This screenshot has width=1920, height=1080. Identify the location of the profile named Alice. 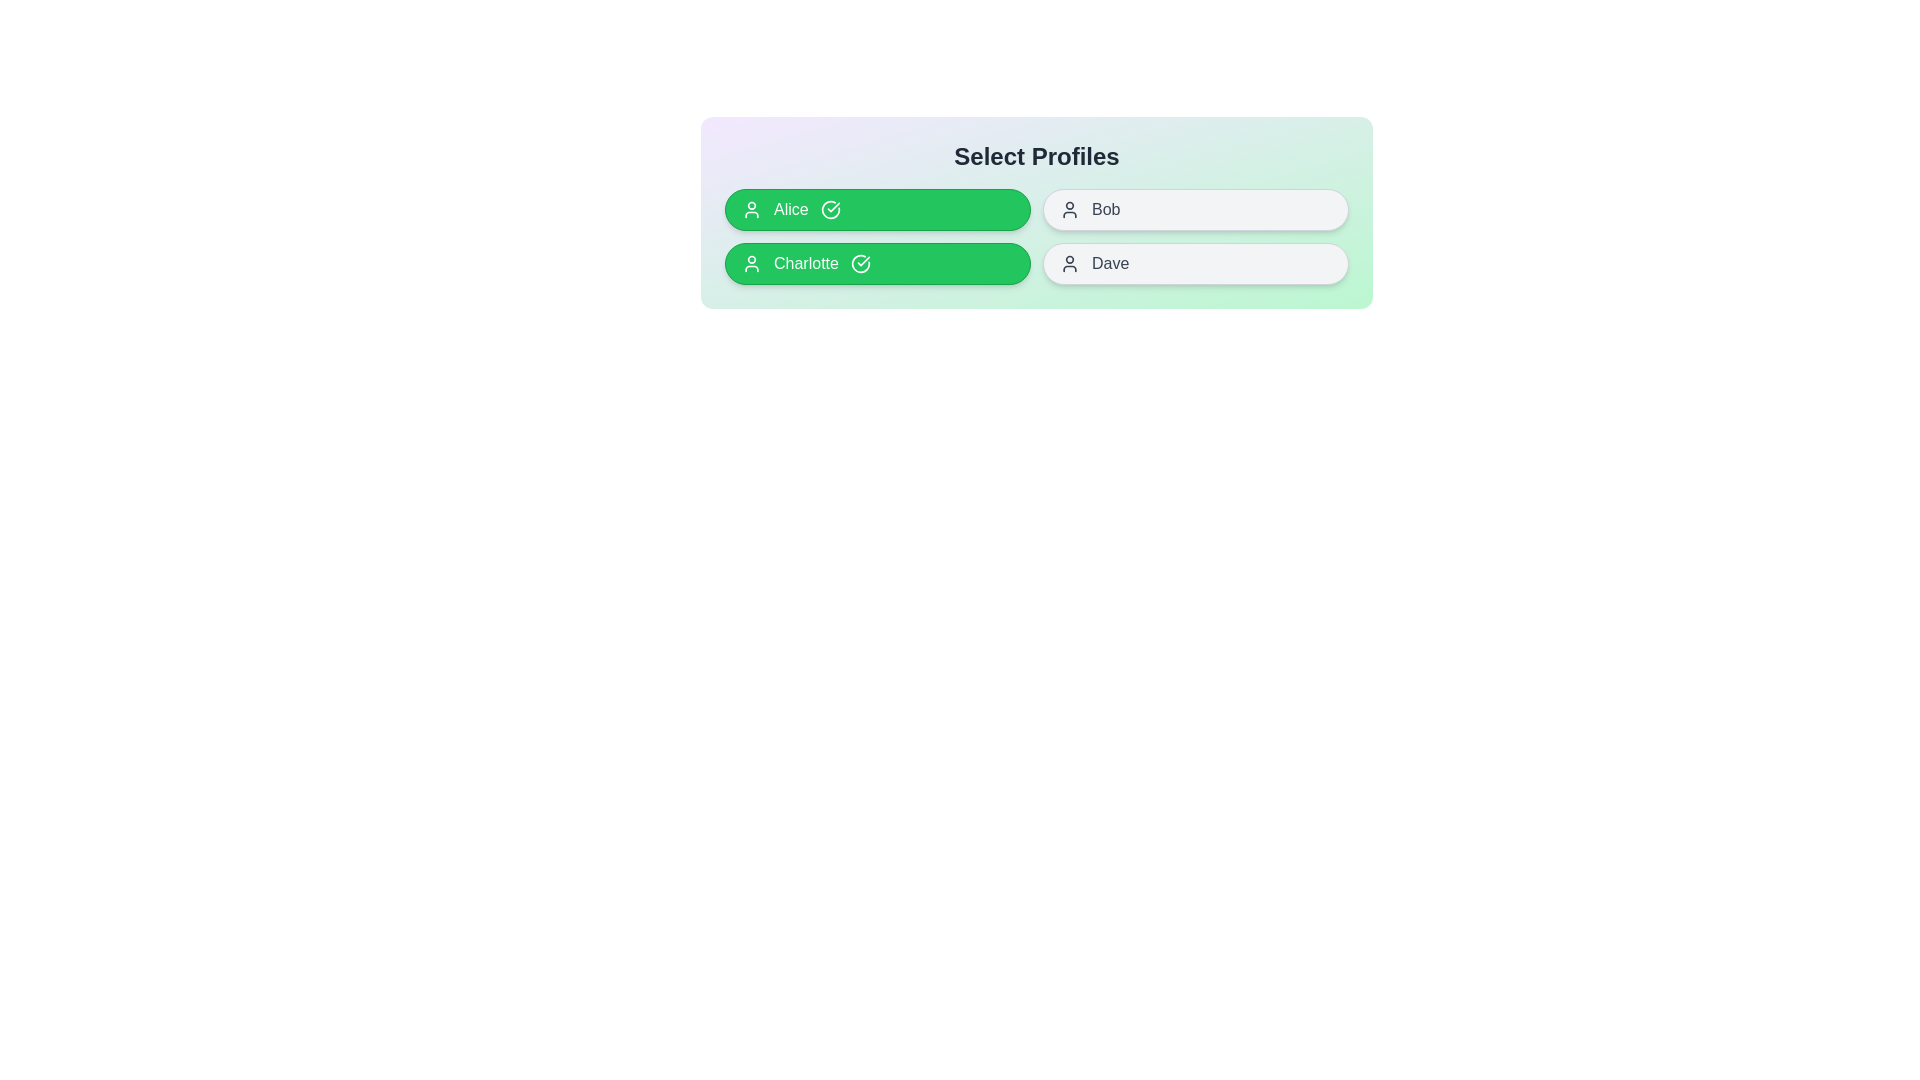
(878, 209).